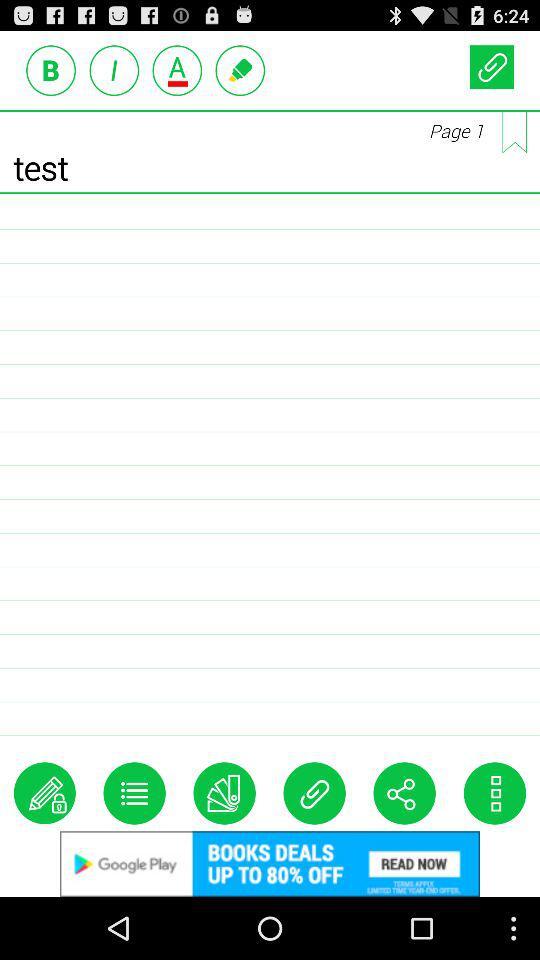 The height and width of the screenshot is (960, 540). Describe the element at coordinates (44, 848) in the screenshot. I see `the edit icon` at that location.